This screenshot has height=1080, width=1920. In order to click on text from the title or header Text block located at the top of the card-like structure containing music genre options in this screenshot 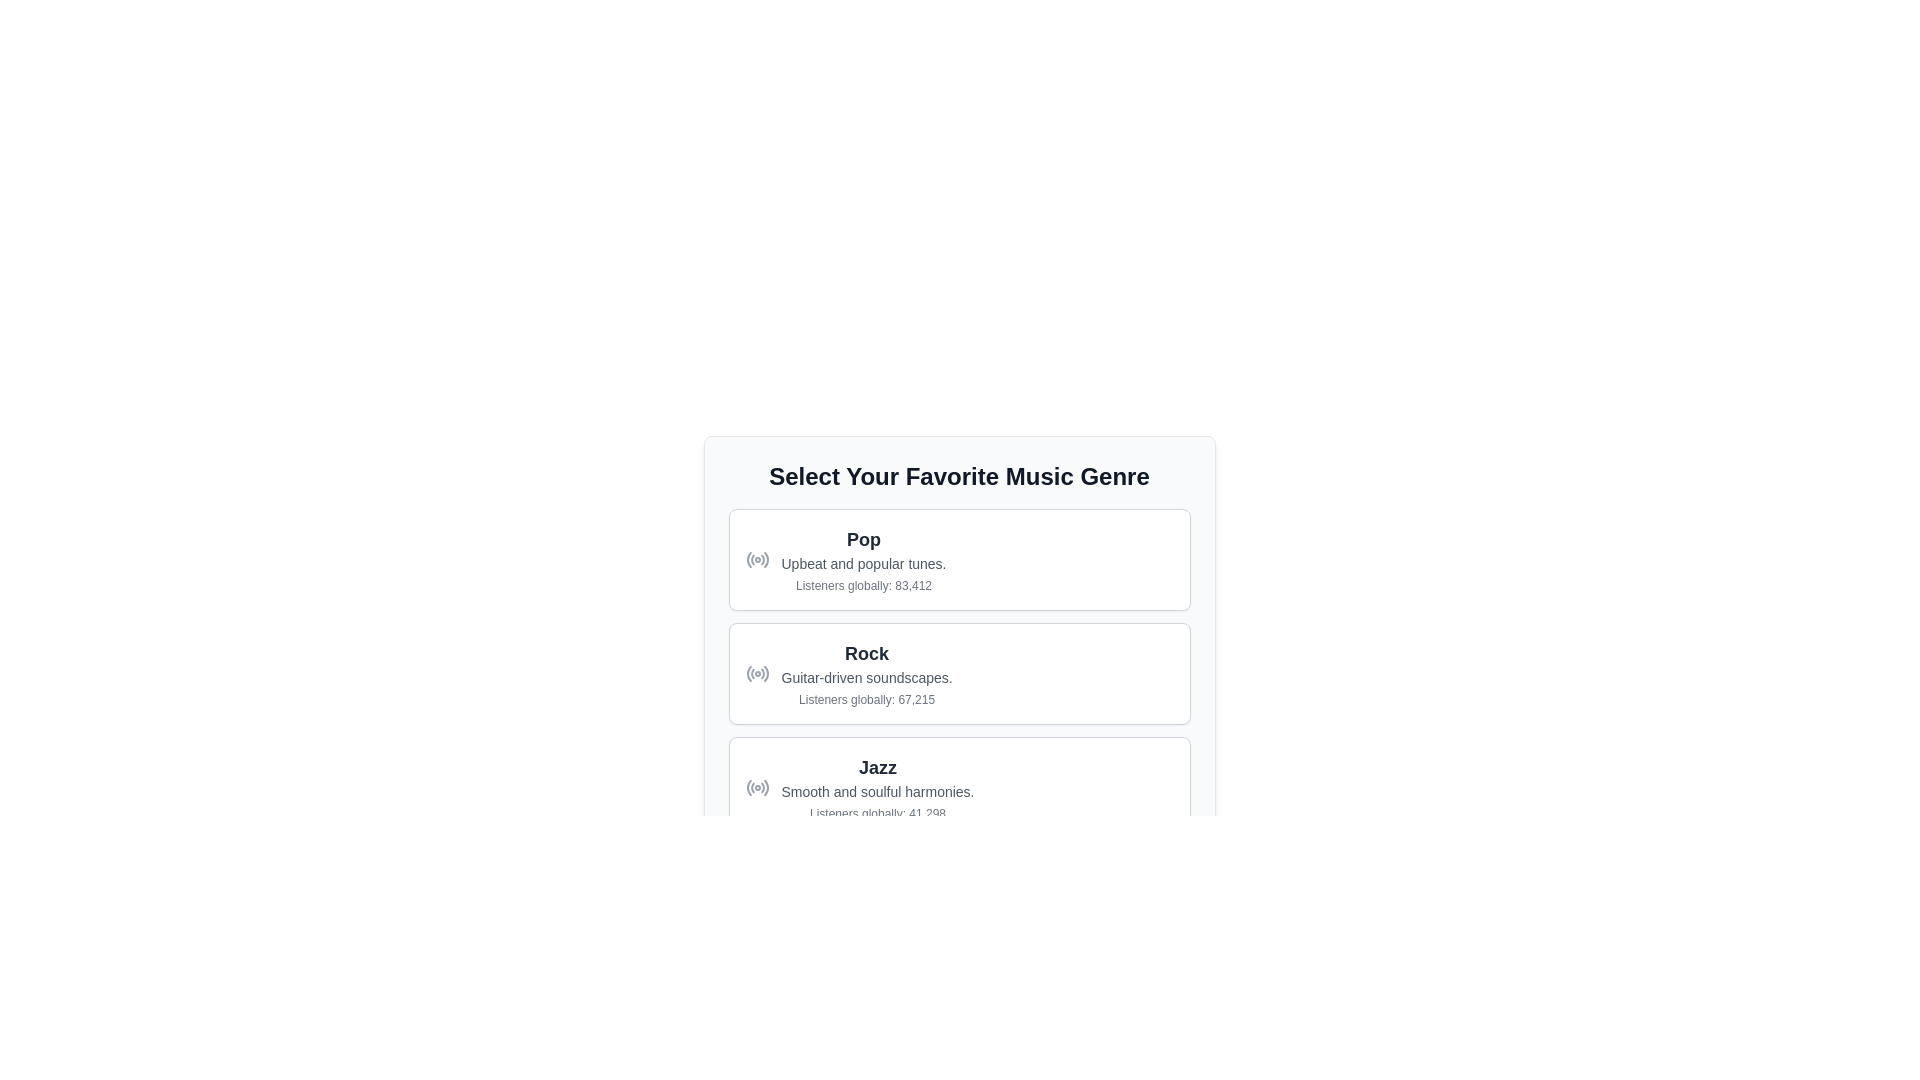, I will do `click(958, 477)`.